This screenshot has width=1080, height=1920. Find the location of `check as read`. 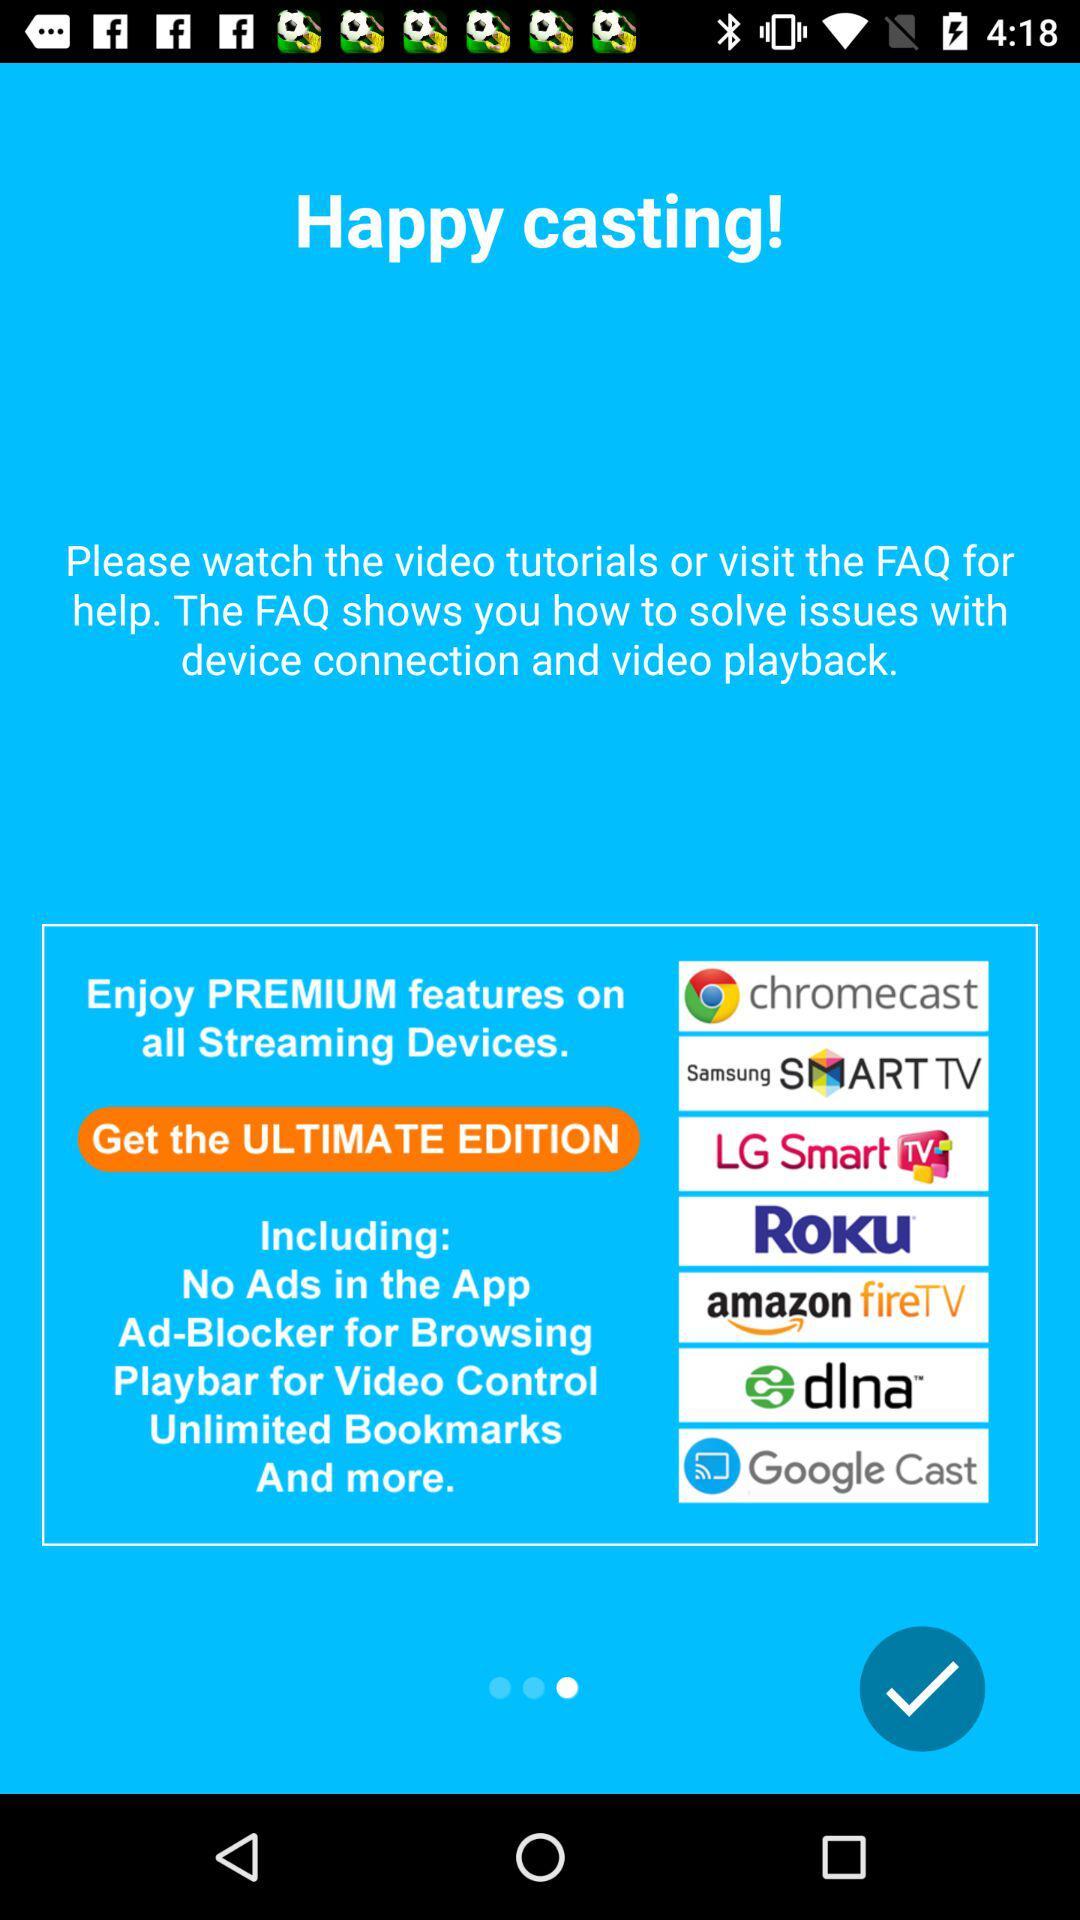

check as read is located at coordinates (922, 1688).